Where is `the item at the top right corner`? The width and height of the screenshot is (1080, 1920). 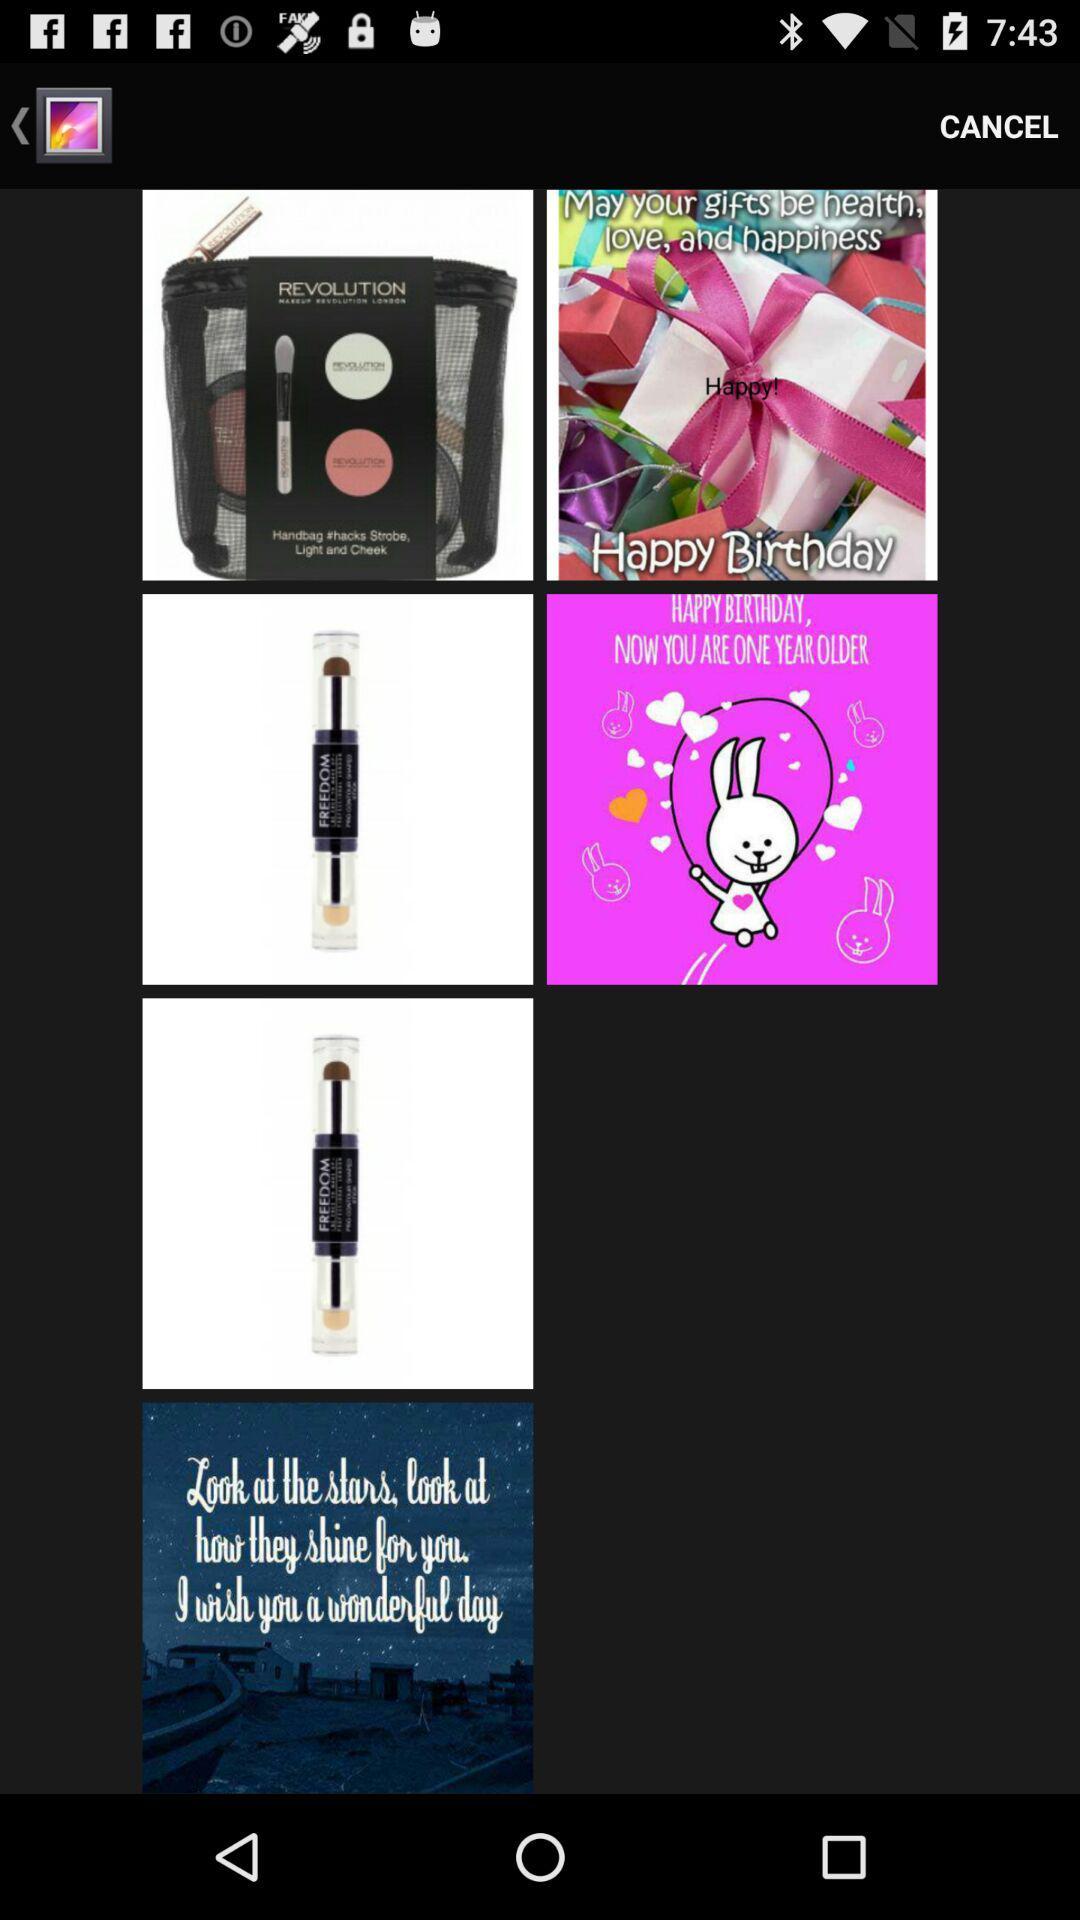 the item at the top right corner is located at coordinates (999, 124).